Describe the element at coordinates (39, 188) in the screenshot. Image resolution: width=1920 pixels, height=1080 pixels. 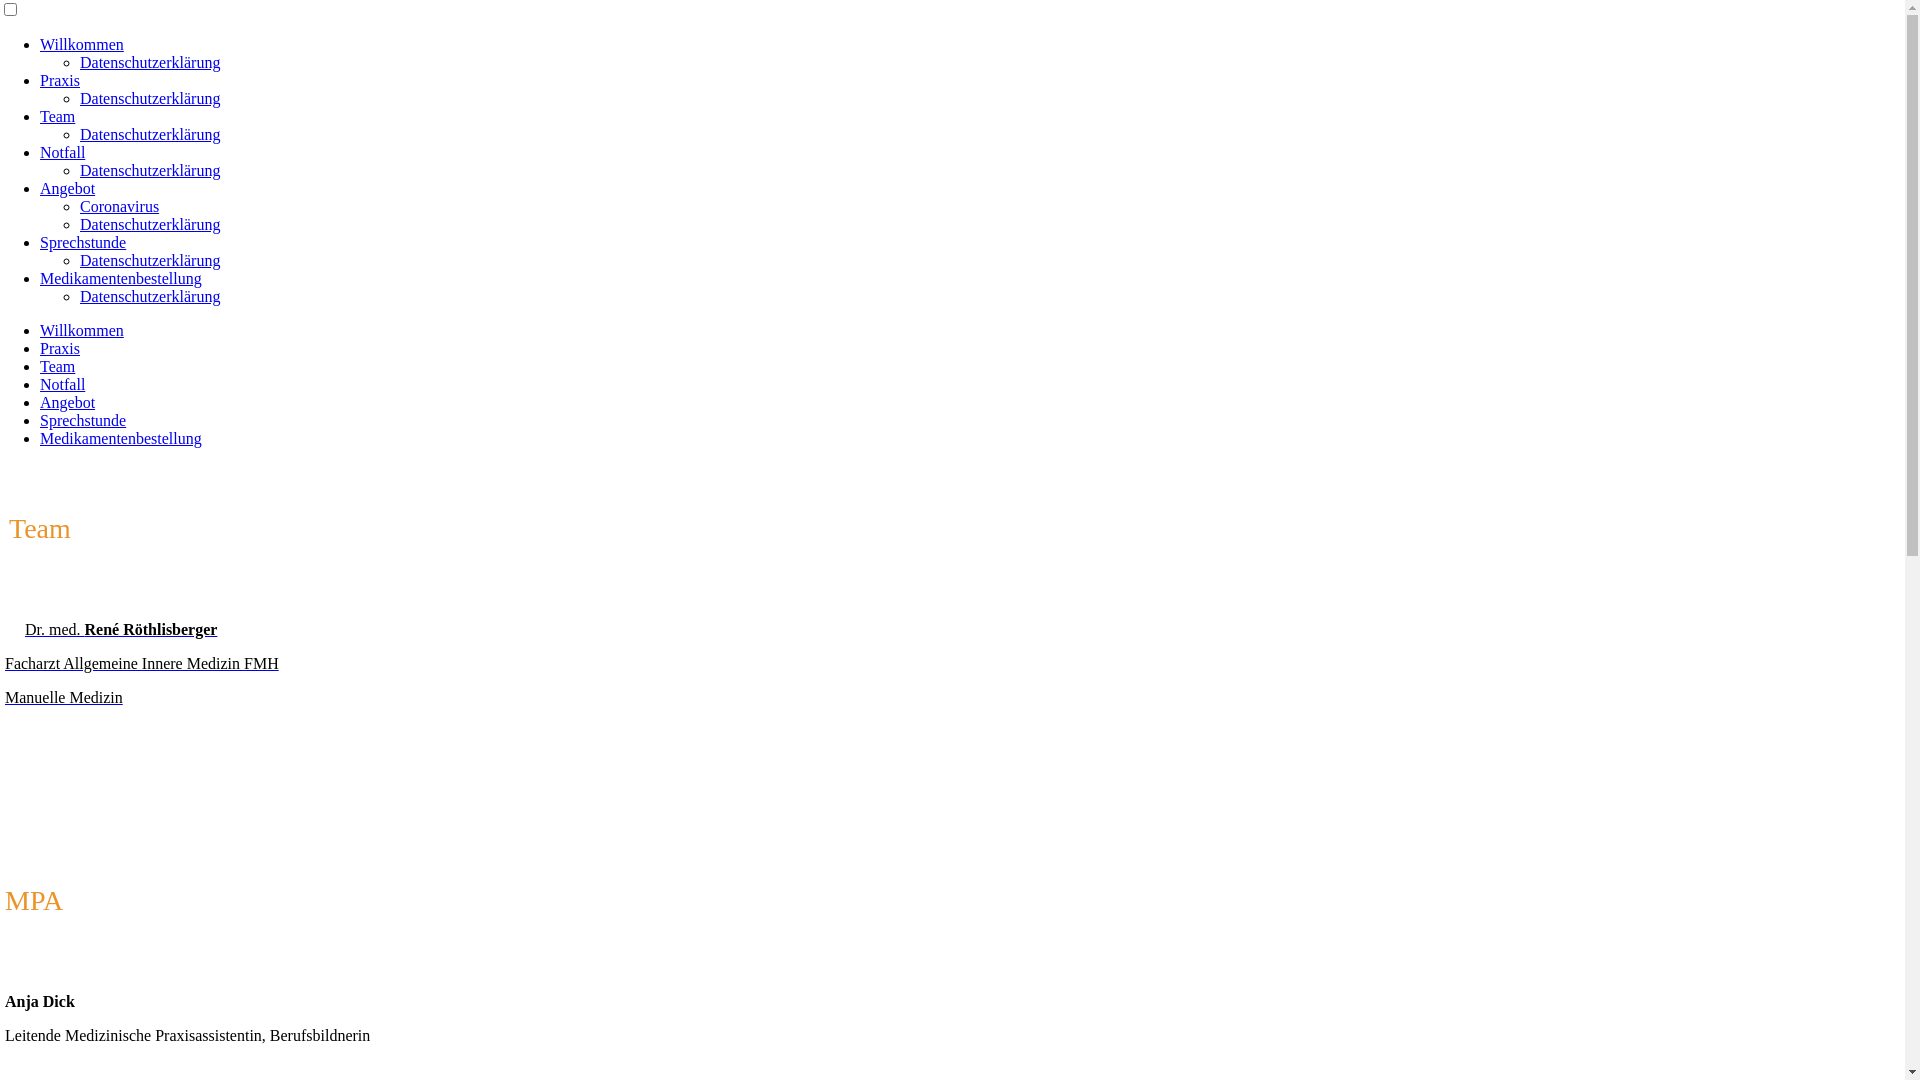
I see `'Angebot'` at that location.